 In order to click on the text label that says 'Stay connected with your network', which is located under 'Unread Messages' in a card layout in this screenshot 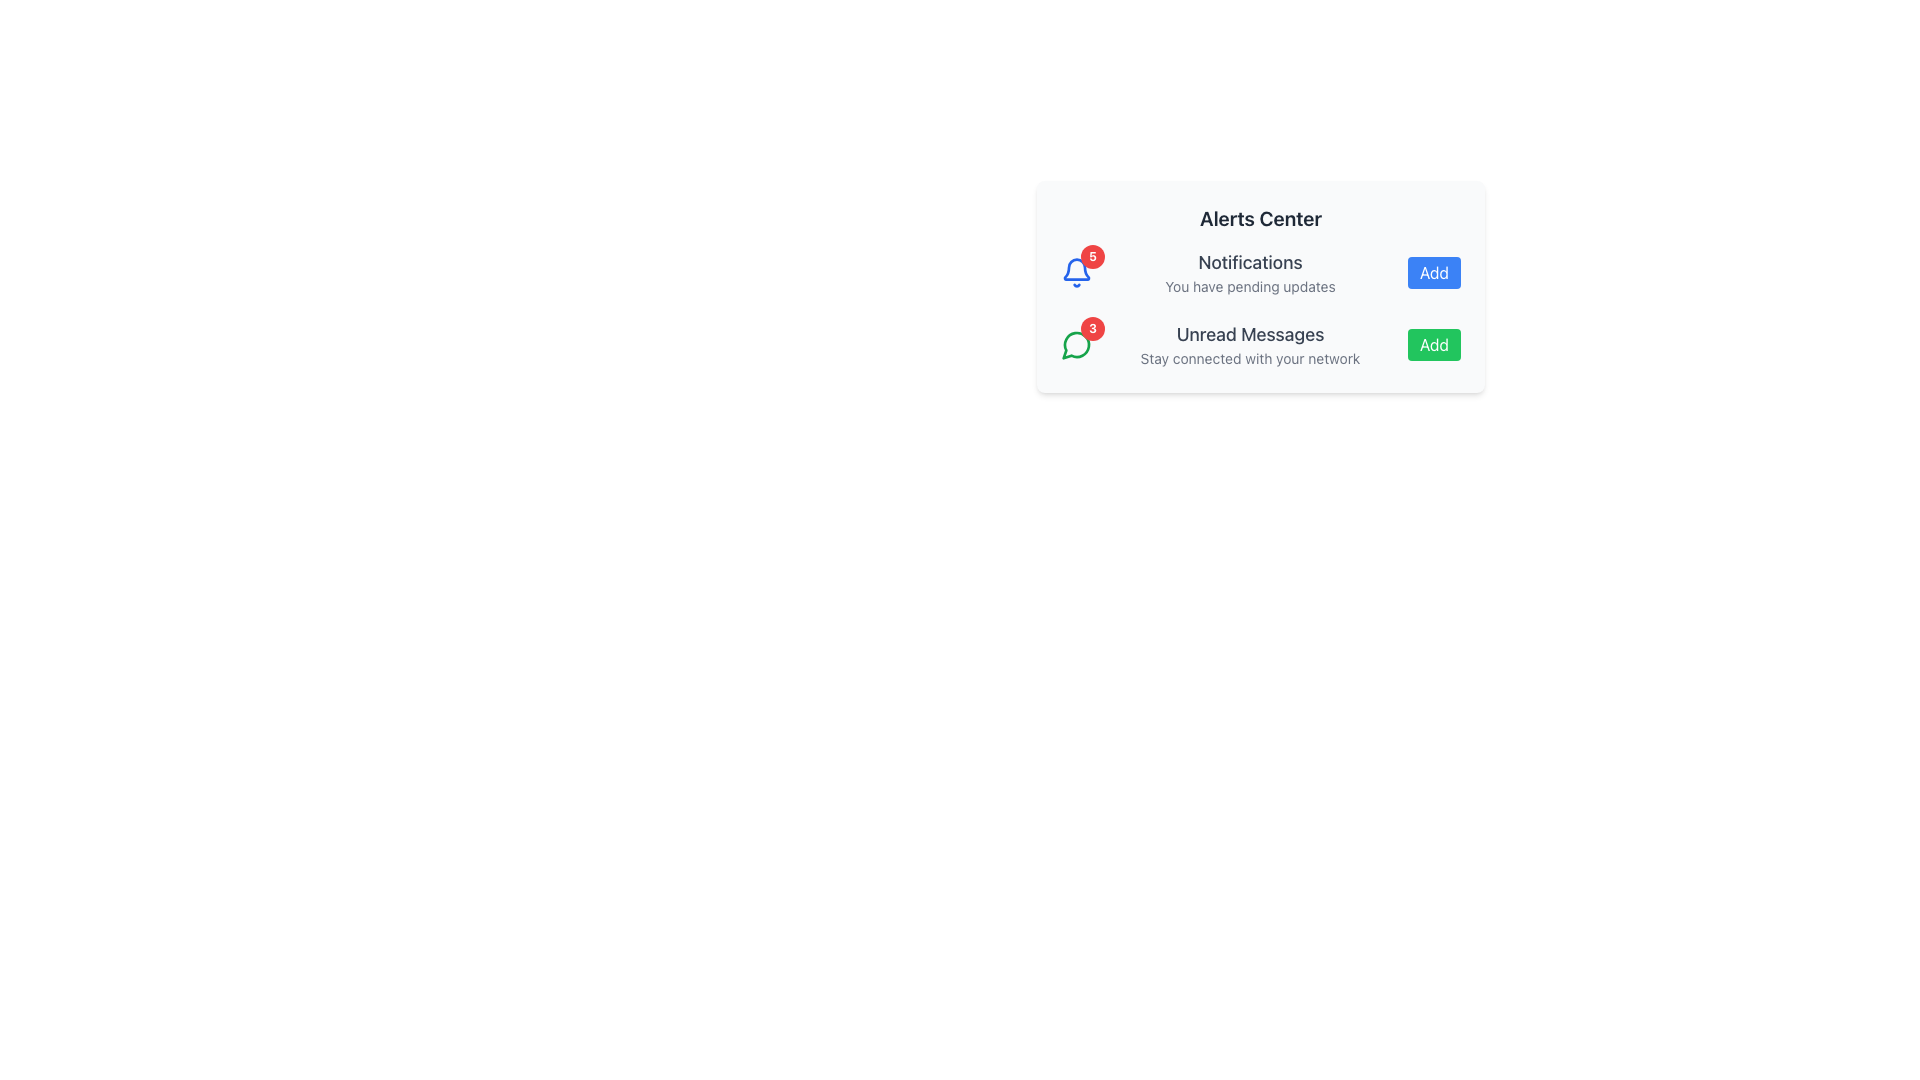, I will do `click(1249, 357)`.